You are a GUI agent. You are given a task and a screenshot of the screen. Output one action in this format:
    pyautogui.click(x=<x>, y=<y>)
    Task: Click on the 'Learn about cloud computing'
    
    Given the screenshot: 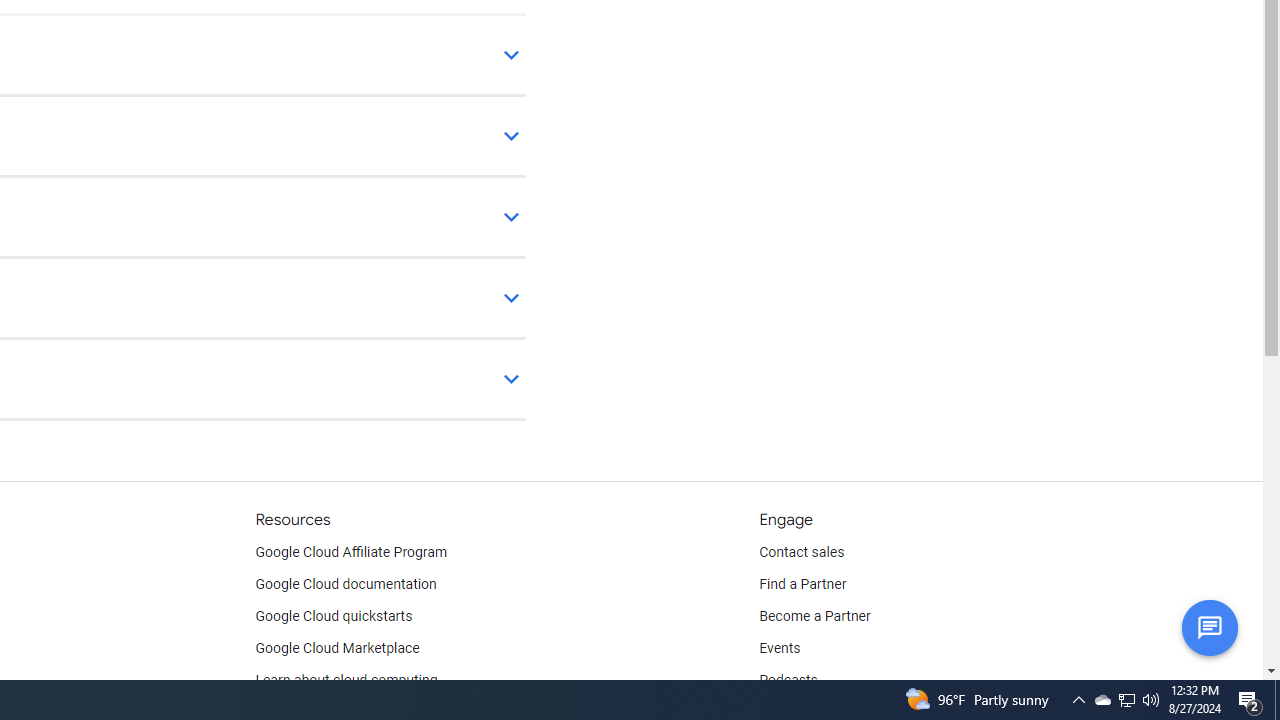 What is the action you would take?
    pyautogui.click(x=346, y=680)
    